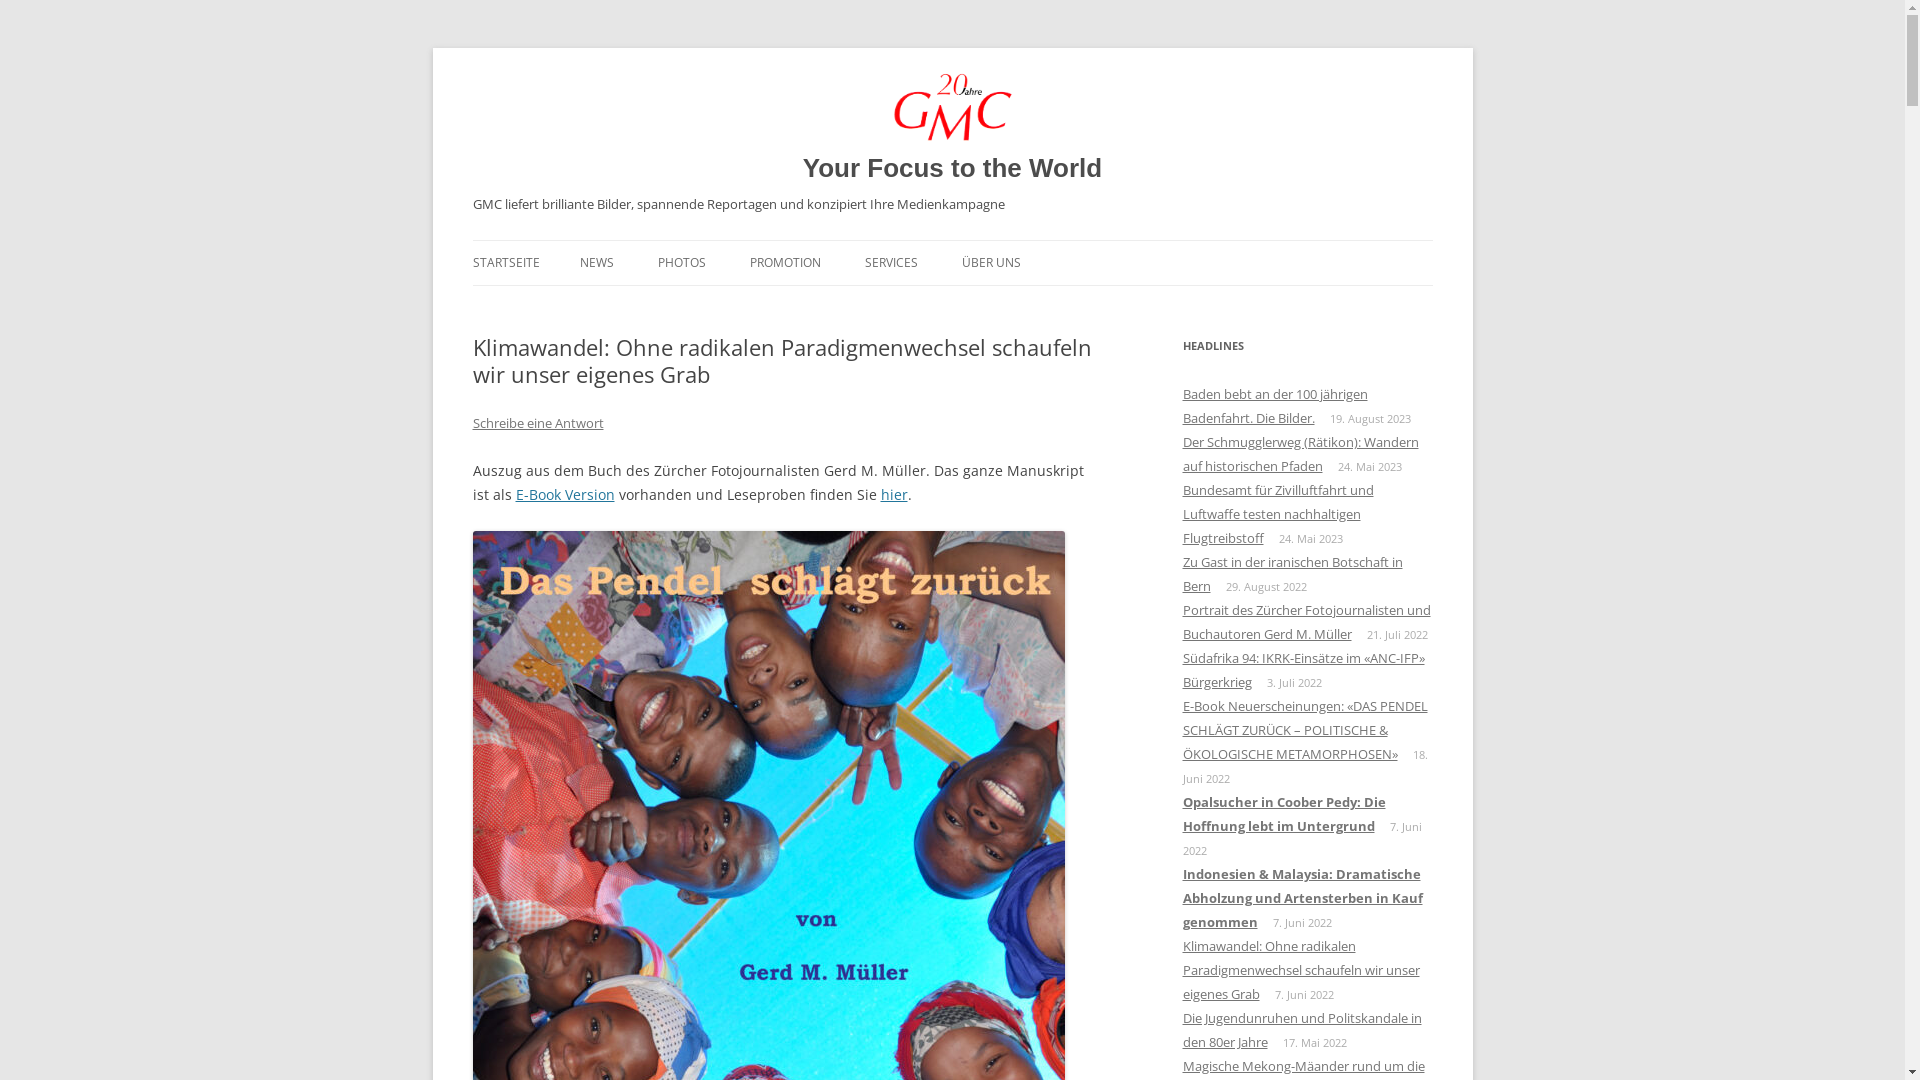 The image size is (1920, 1080). I want to click on 'AKTUELL', so click(680, 305).